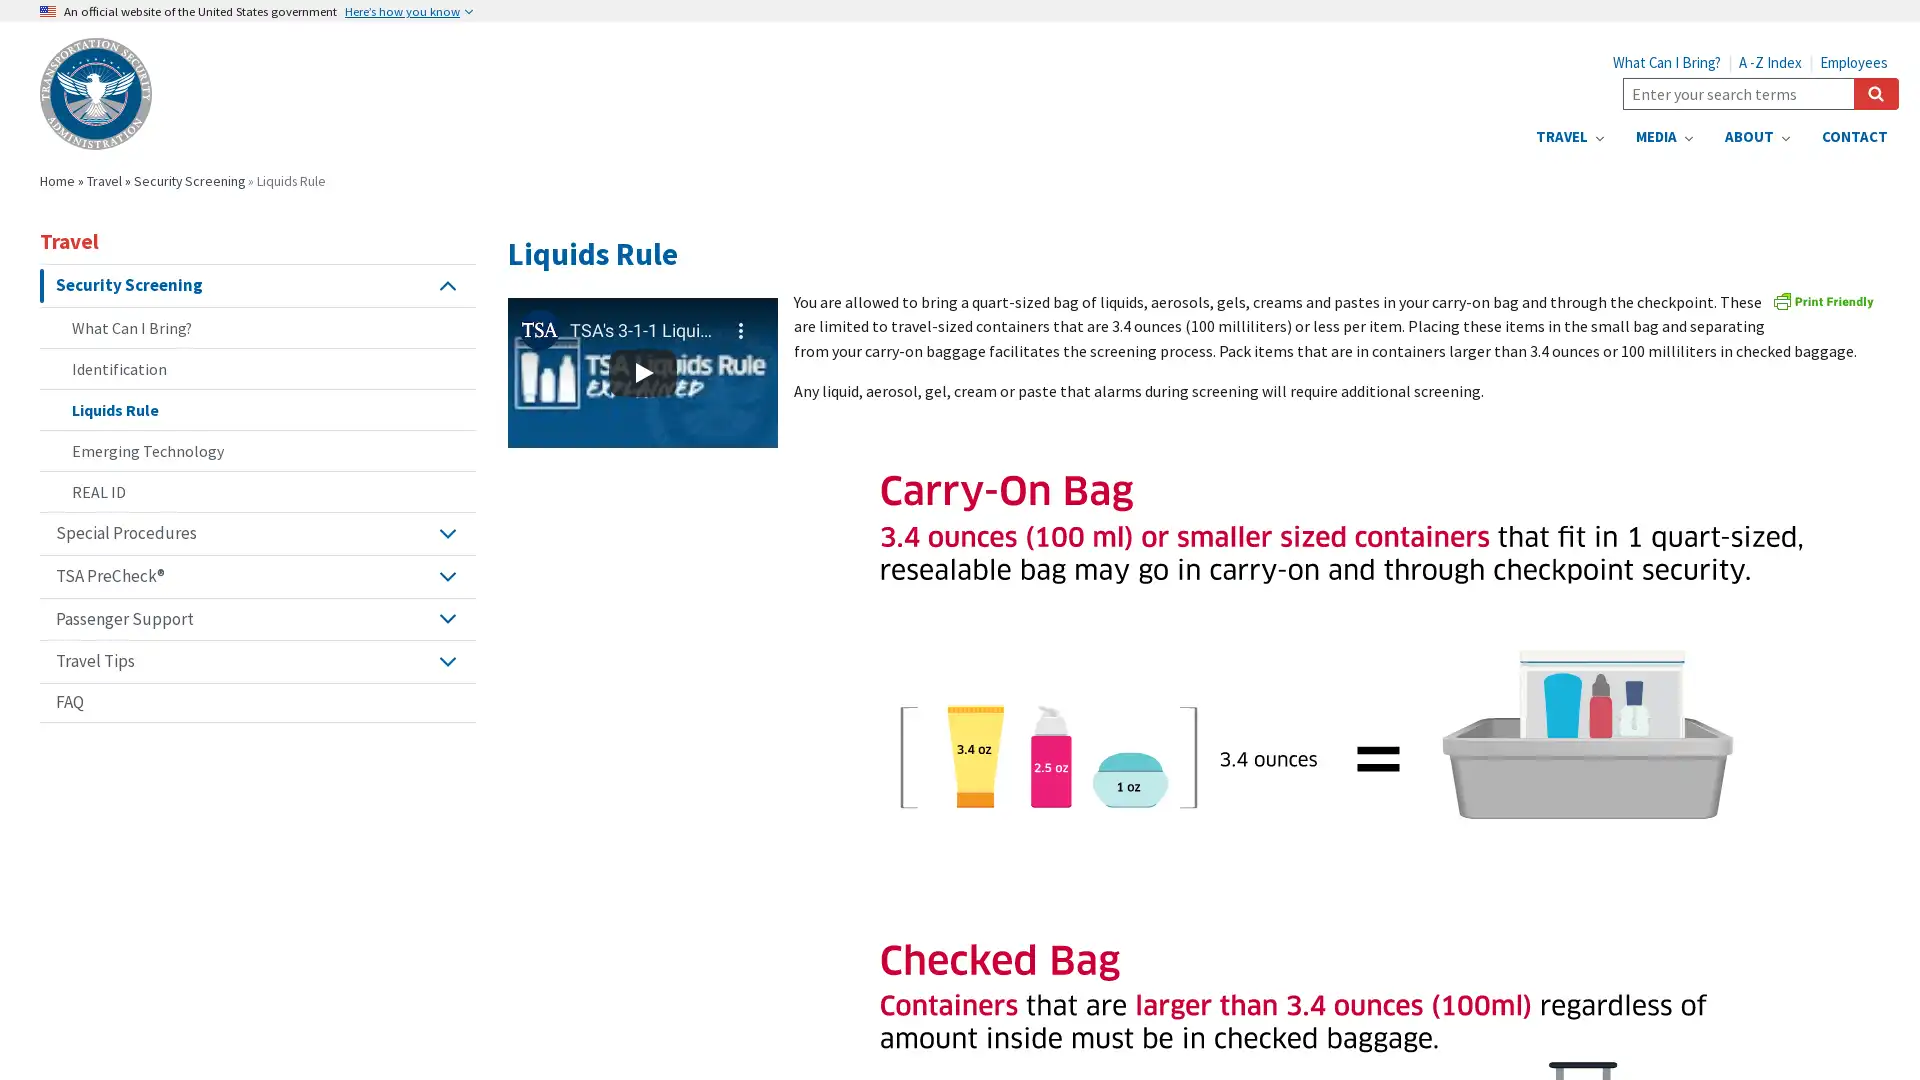 This screenshot has width=1920, height=1080. What do you see at coordinates (446, 617) in the screenshot?
I see `Toggle submenu for 'Passenger Support'` at bounding box center [446, 617].